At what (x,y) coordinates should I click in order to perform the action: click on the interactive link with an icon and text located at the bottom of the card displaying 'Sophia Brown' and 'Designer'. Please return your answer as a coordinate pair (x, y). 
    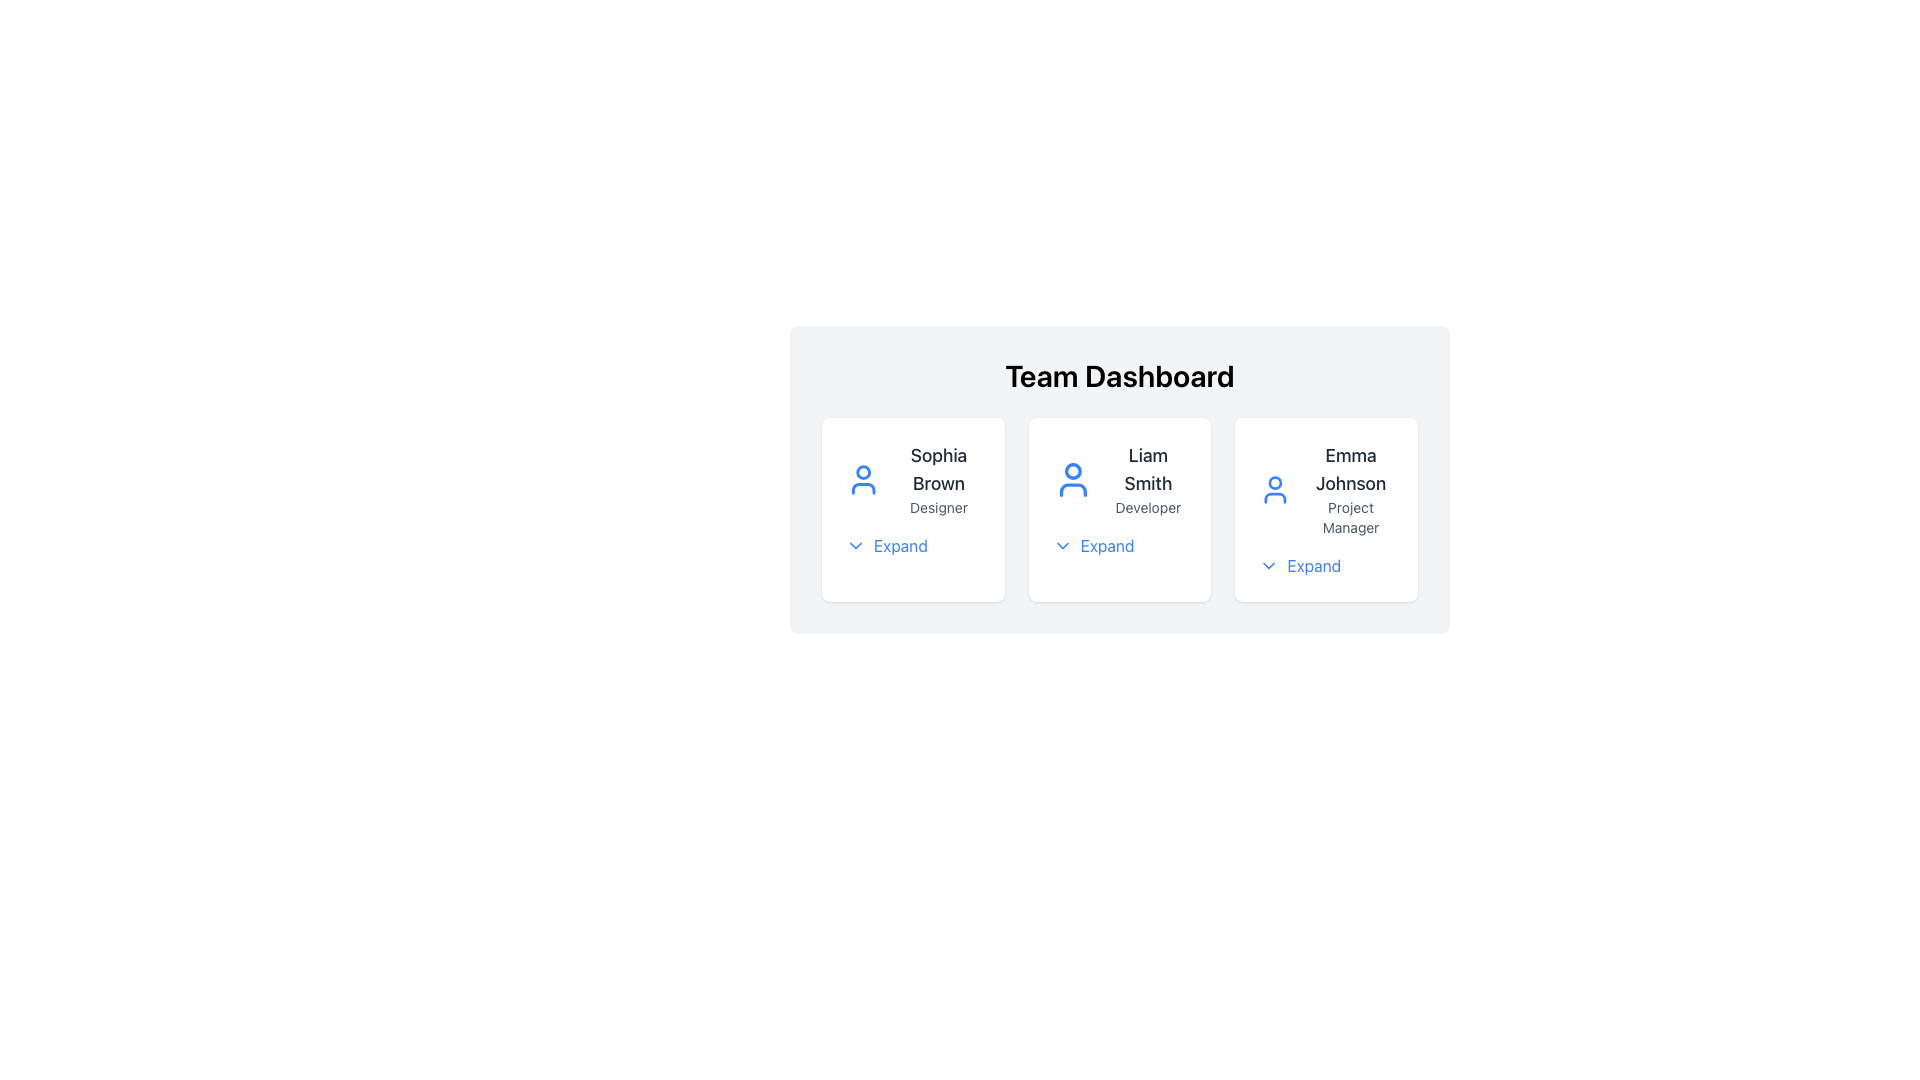
    Looking at the image, I should click on (911, 546).